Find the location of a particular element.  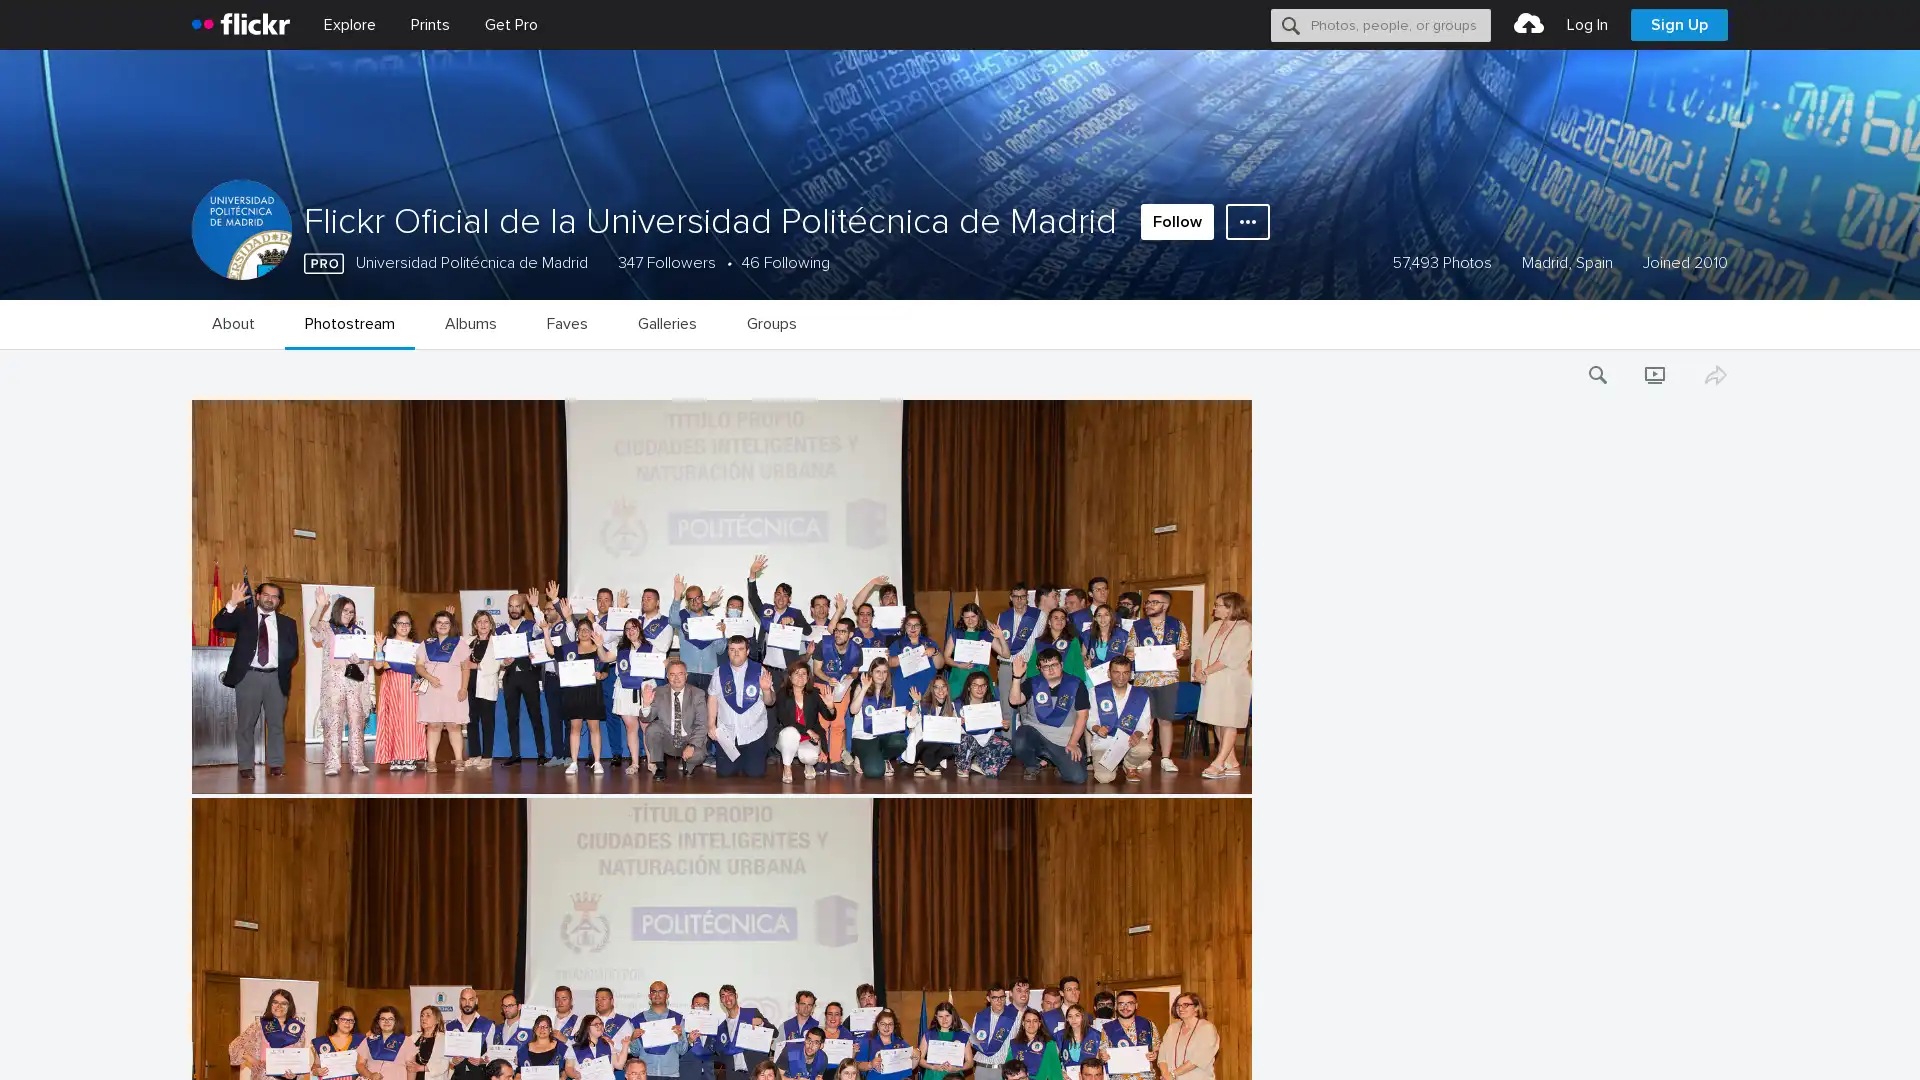

Add to Favorites is located at coordinates (192, 543).